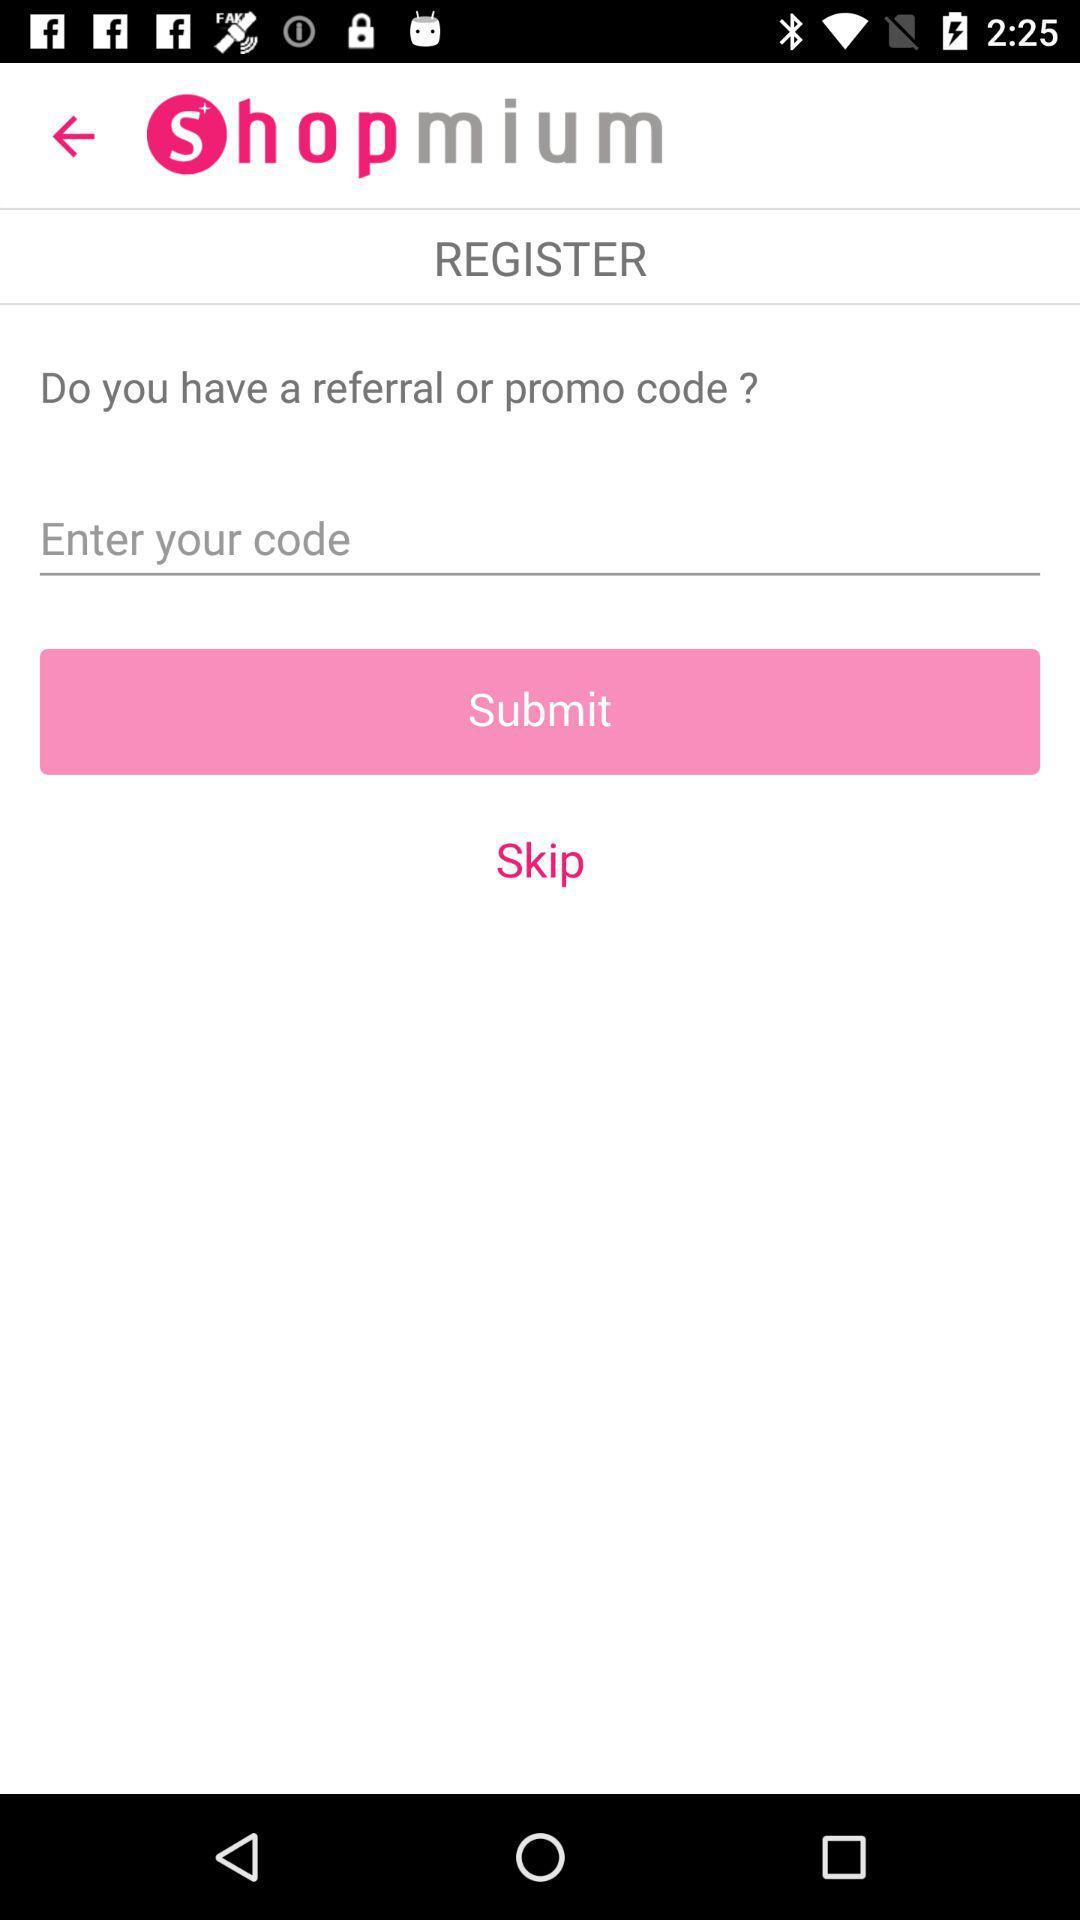  Describe the element at coordinates (540, 531) in the screenshot. I see `referral/promo code` at that location.